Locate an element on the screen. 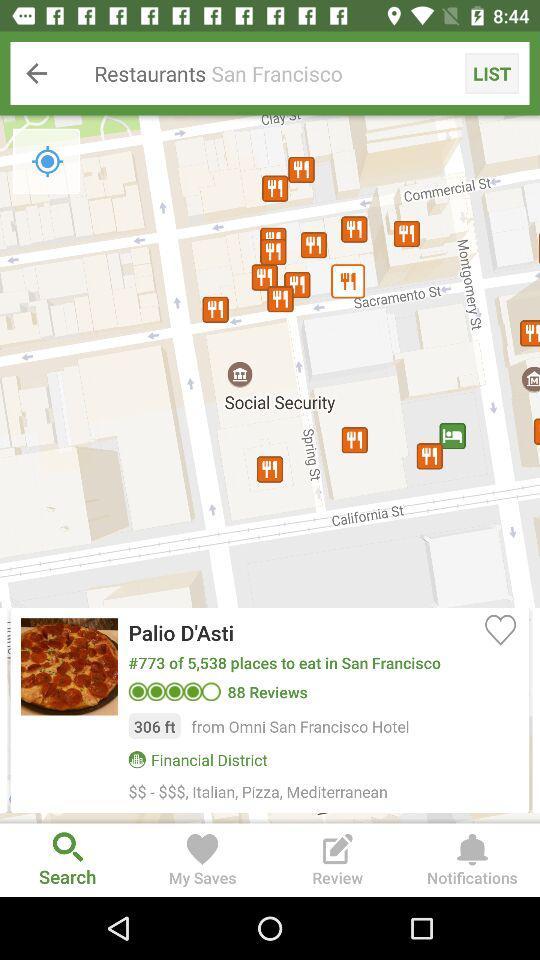  the location_crosshair icon is located at coordinates (47, 160).